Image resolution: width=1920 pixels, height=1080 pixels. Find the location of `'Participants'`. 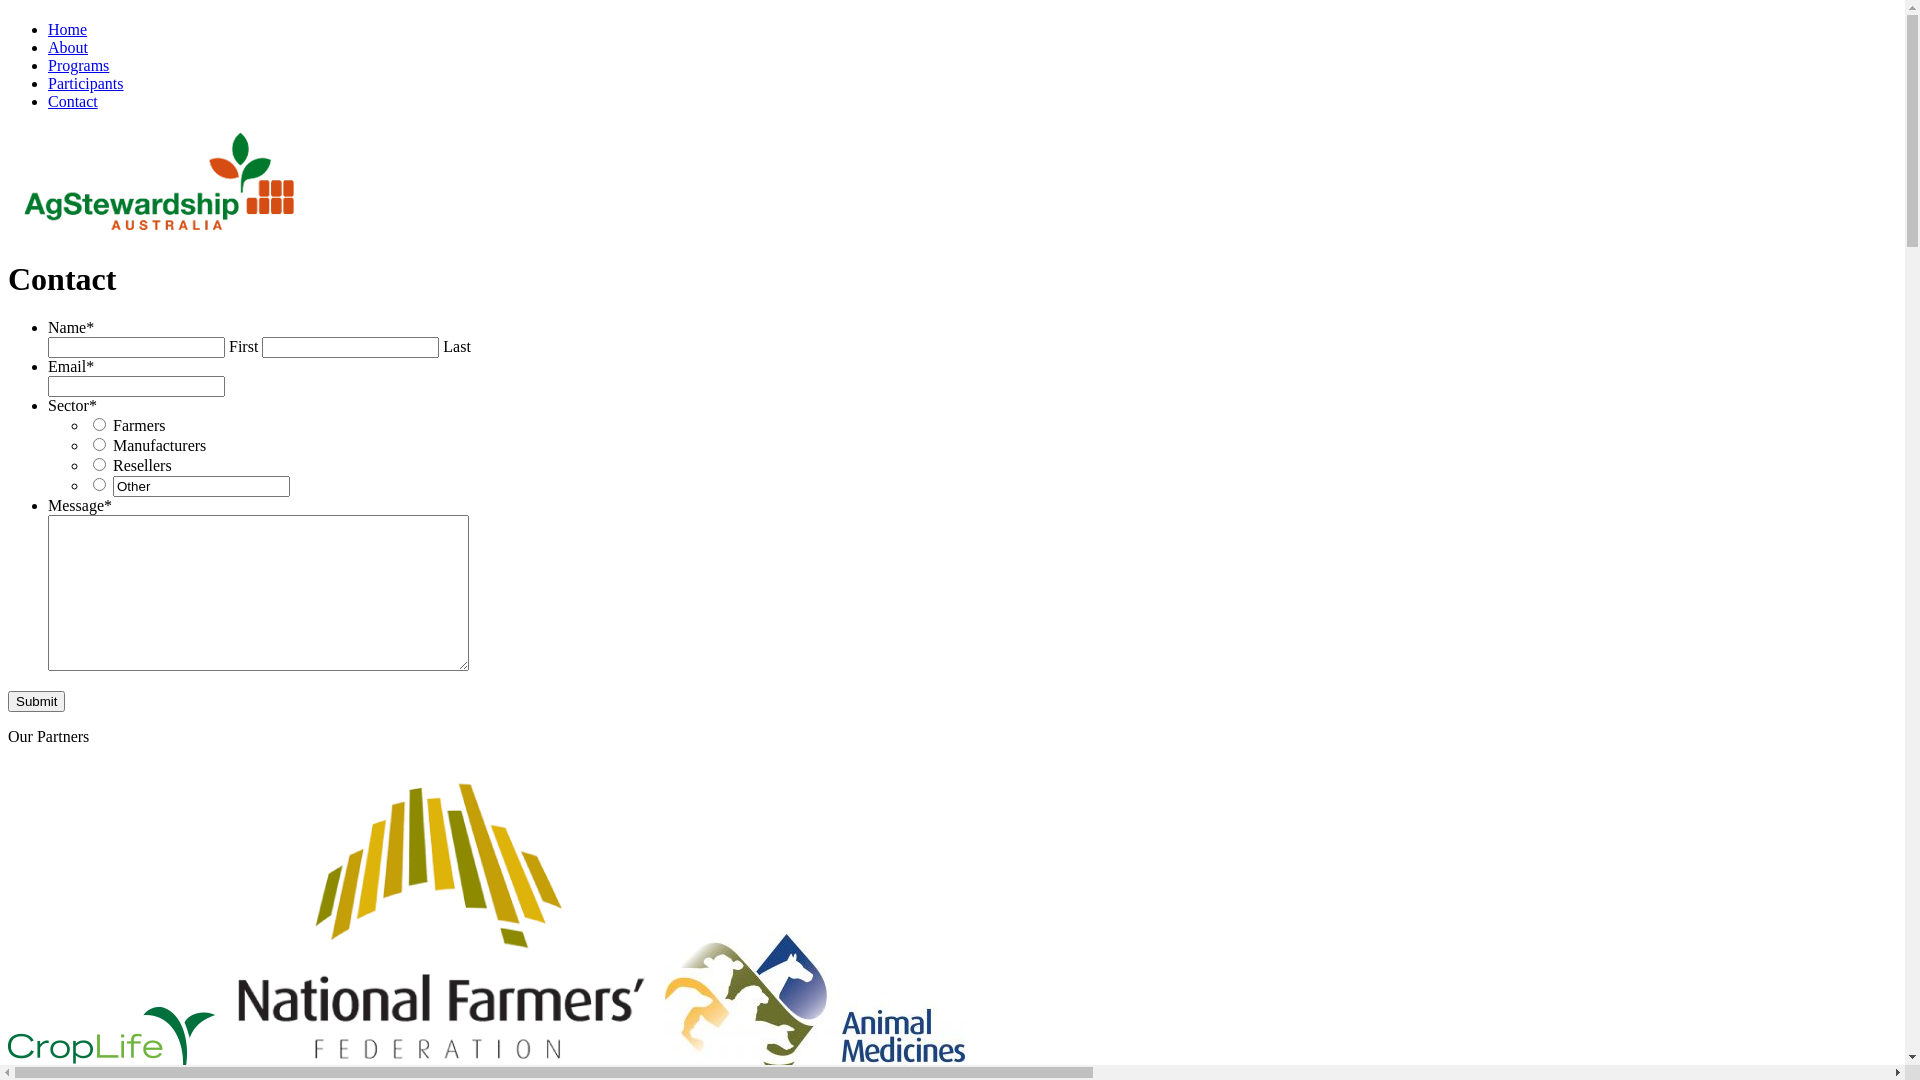

'Participants' is located at coordinates (48, 82).